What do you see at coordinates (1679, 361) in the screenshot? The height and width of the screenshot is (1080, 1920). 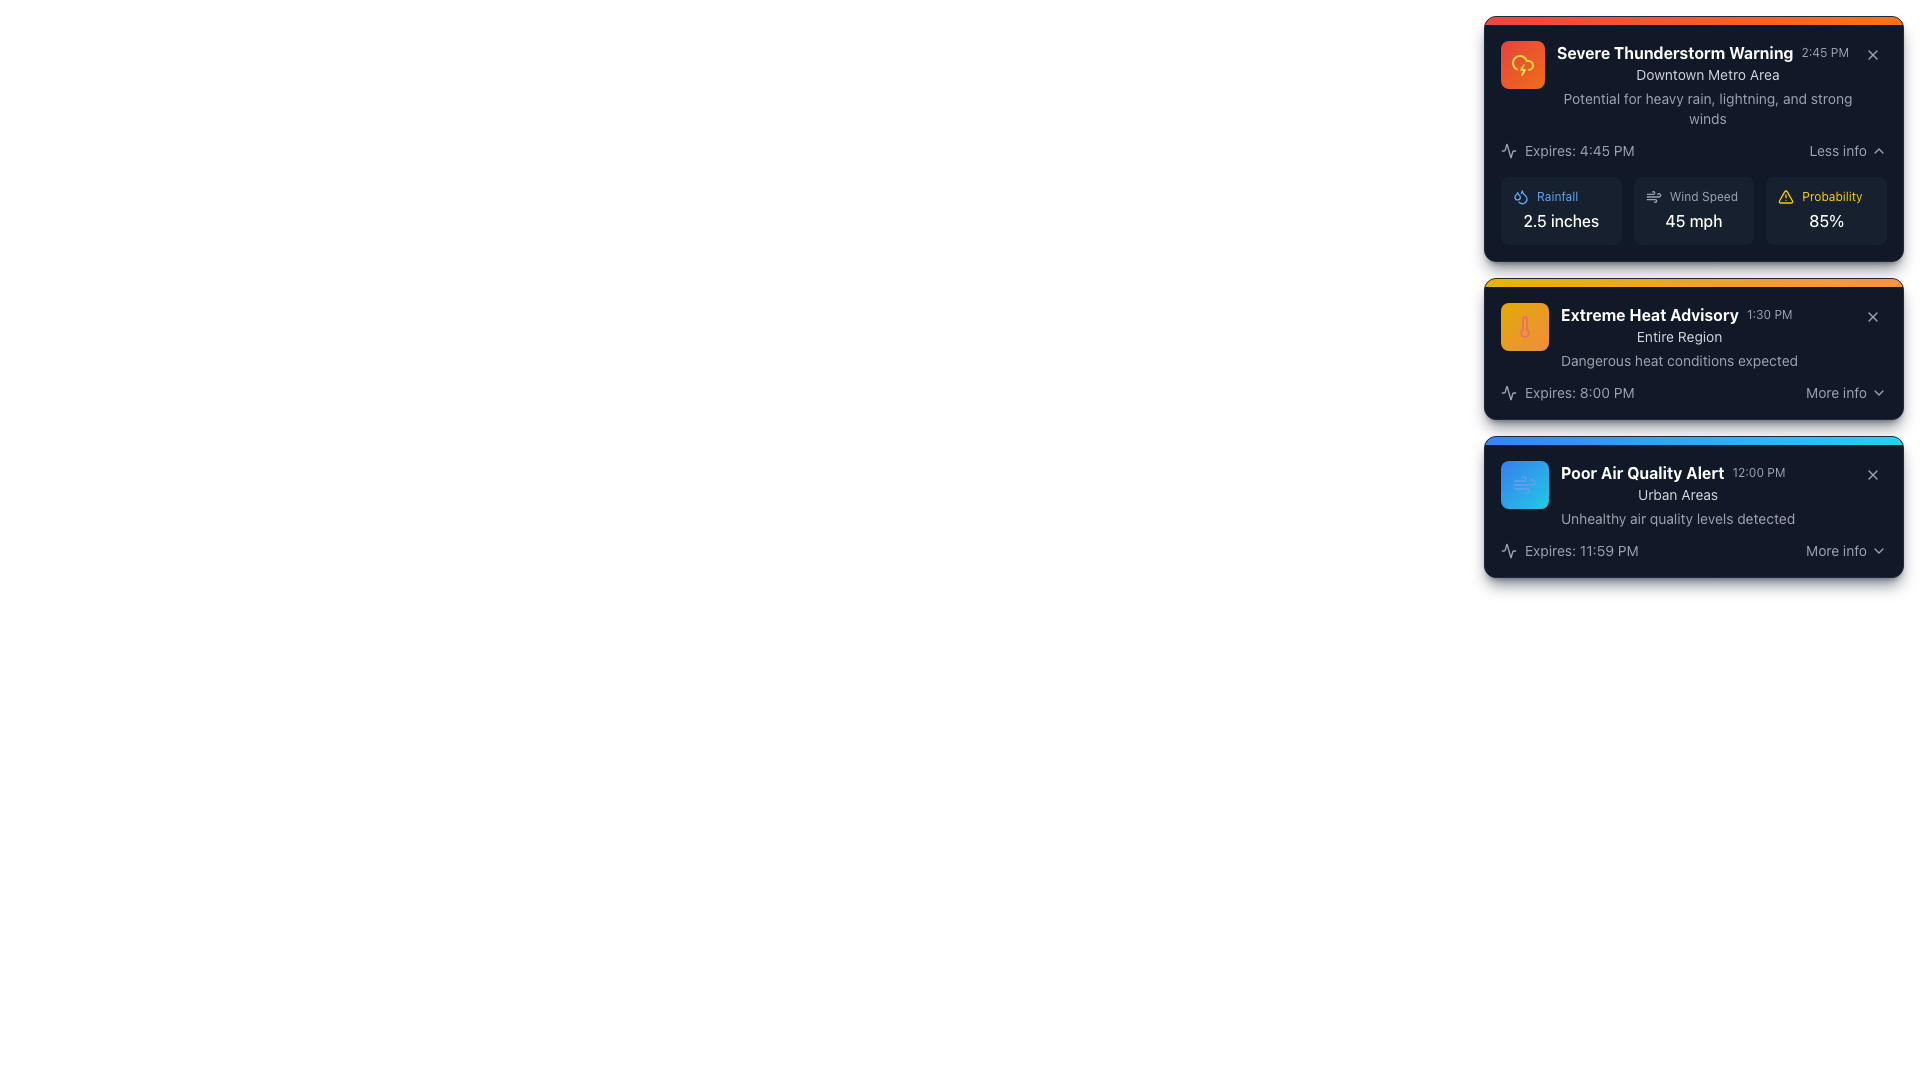 I see `the informational Text label that conveys the potential risk associated with the 'Extreme Heat Advisory', located below the advisory title and region description` at bounding box center [1679, 361].